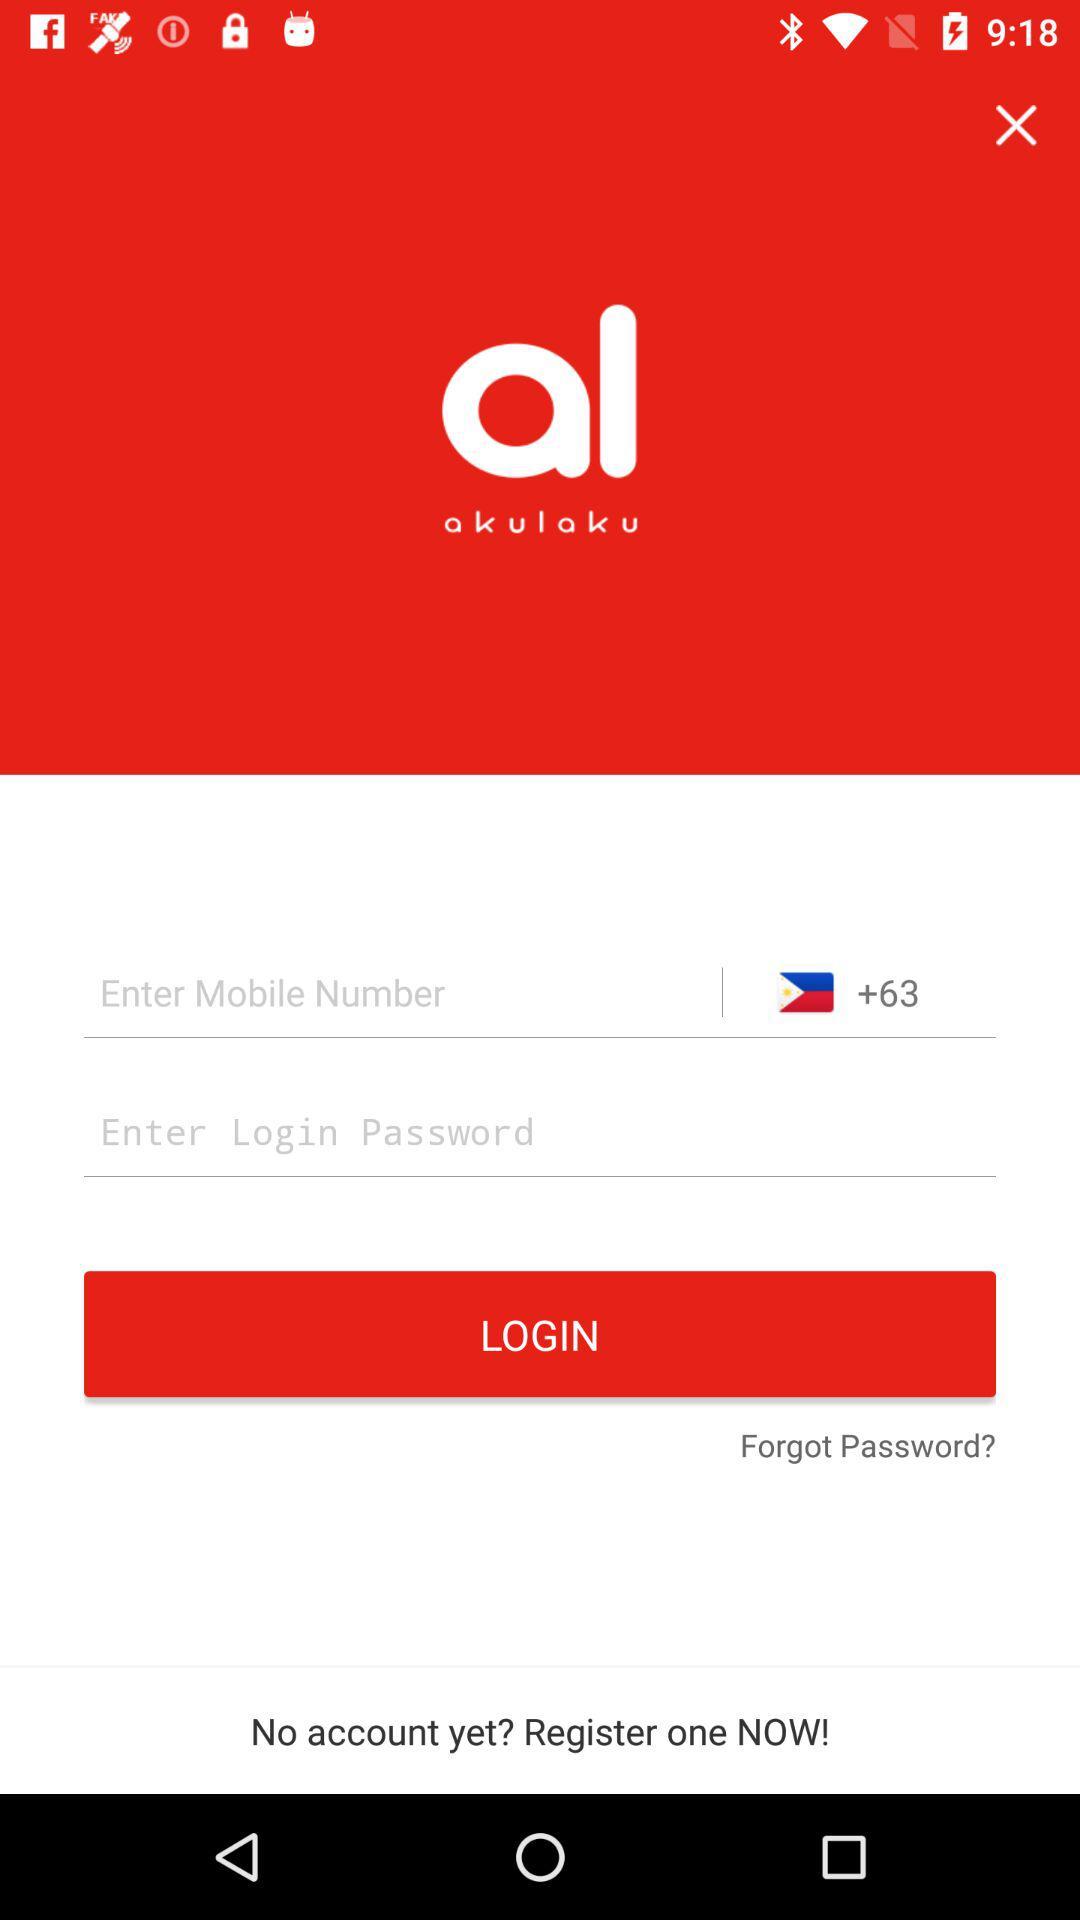 This screenshot has width=1080, height=1920. I want to click on login icon, so click(540, 1334).